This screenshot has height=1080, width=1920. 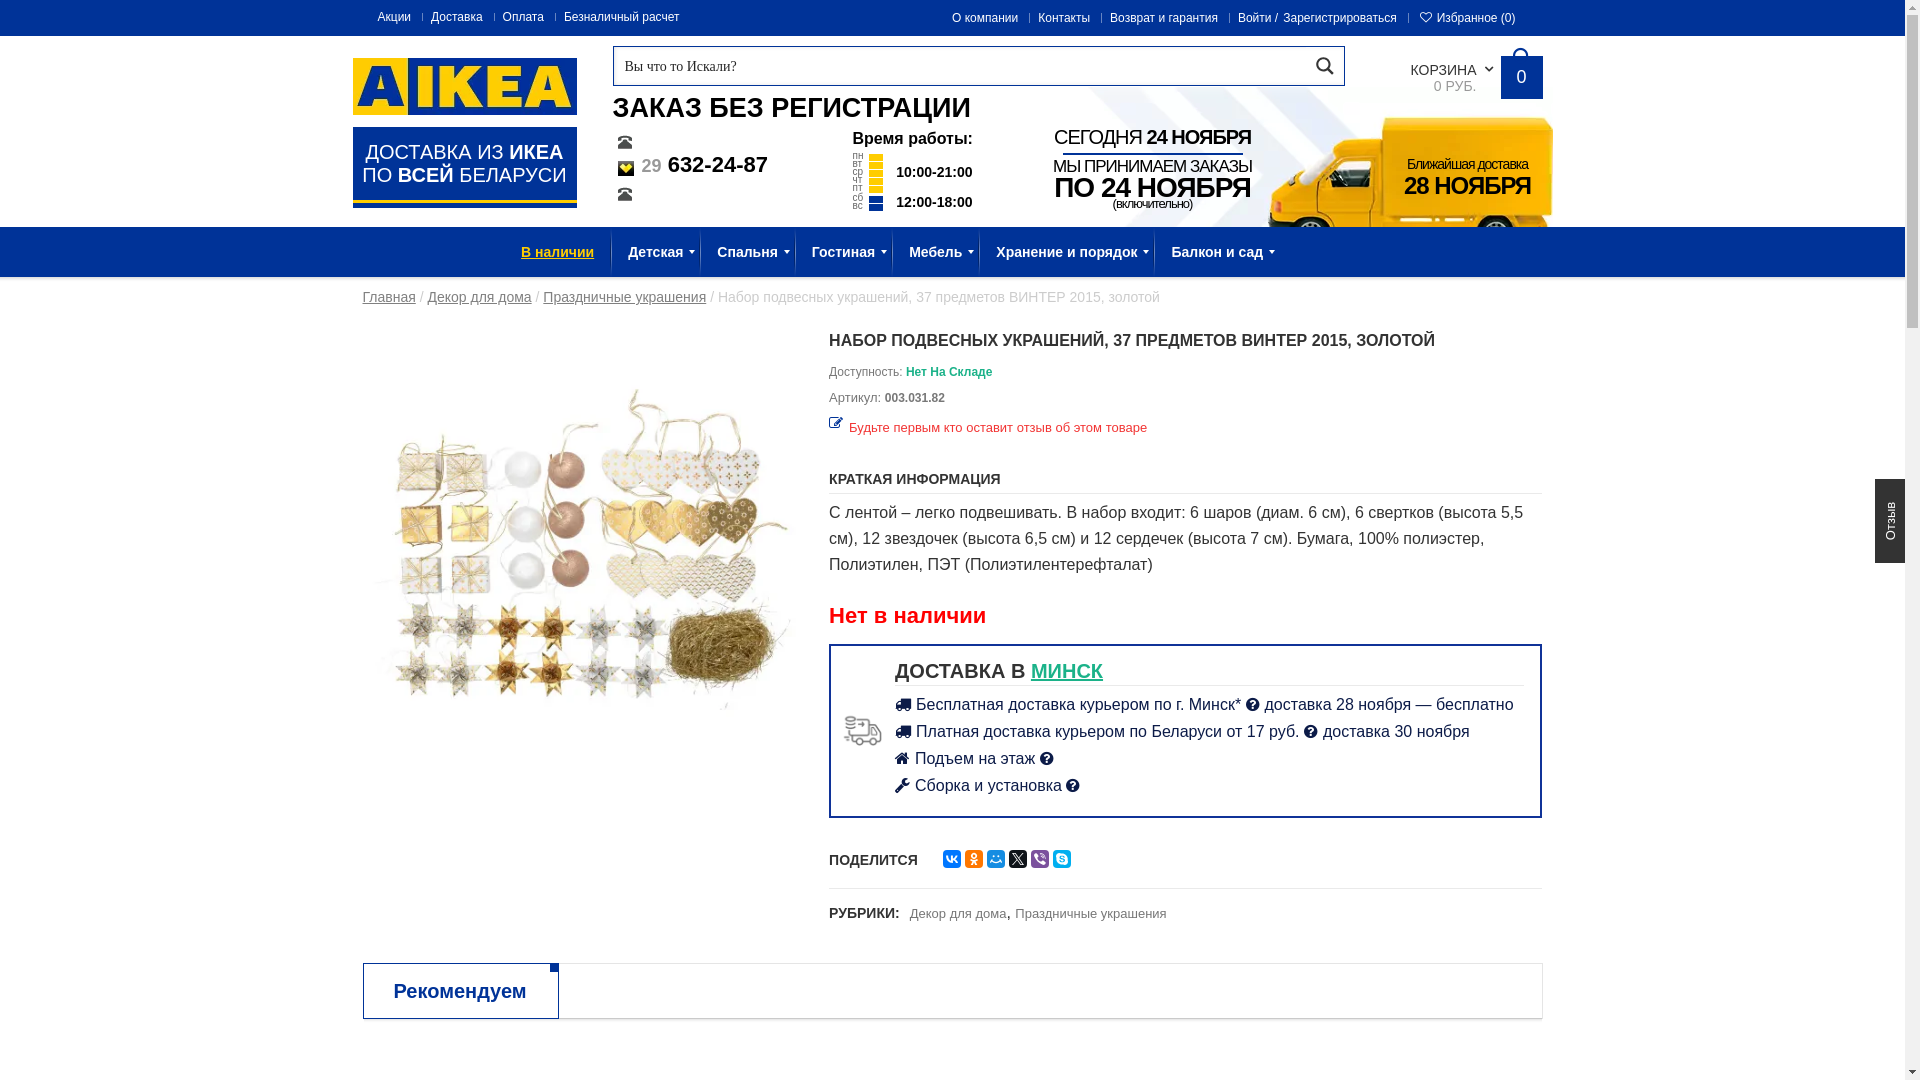 I want to click on '29 632-24-87', so click(x=689, y=163).